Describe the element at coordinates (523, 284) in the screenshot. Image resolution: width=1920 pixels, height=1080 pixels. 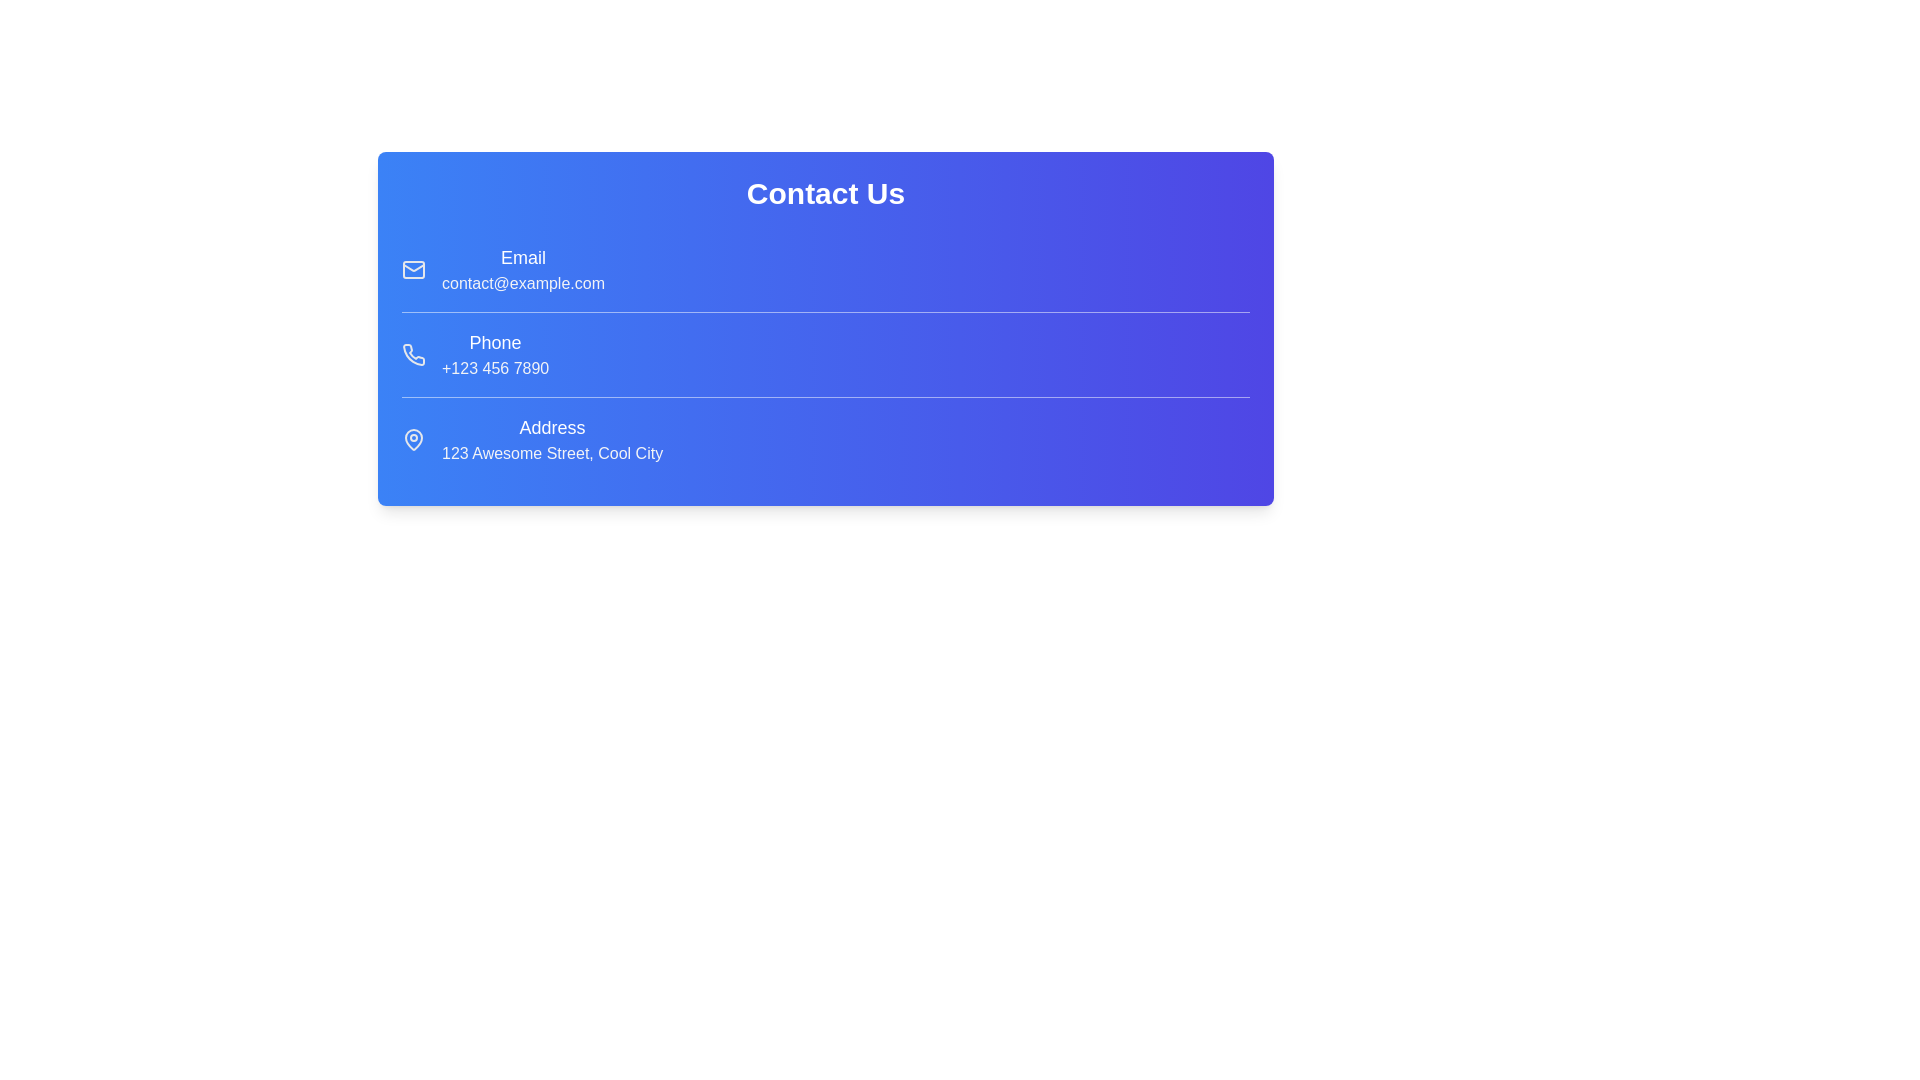
I see `the Text Display element that presents the email address, located below the 'Email' label in the contact section` at that location.